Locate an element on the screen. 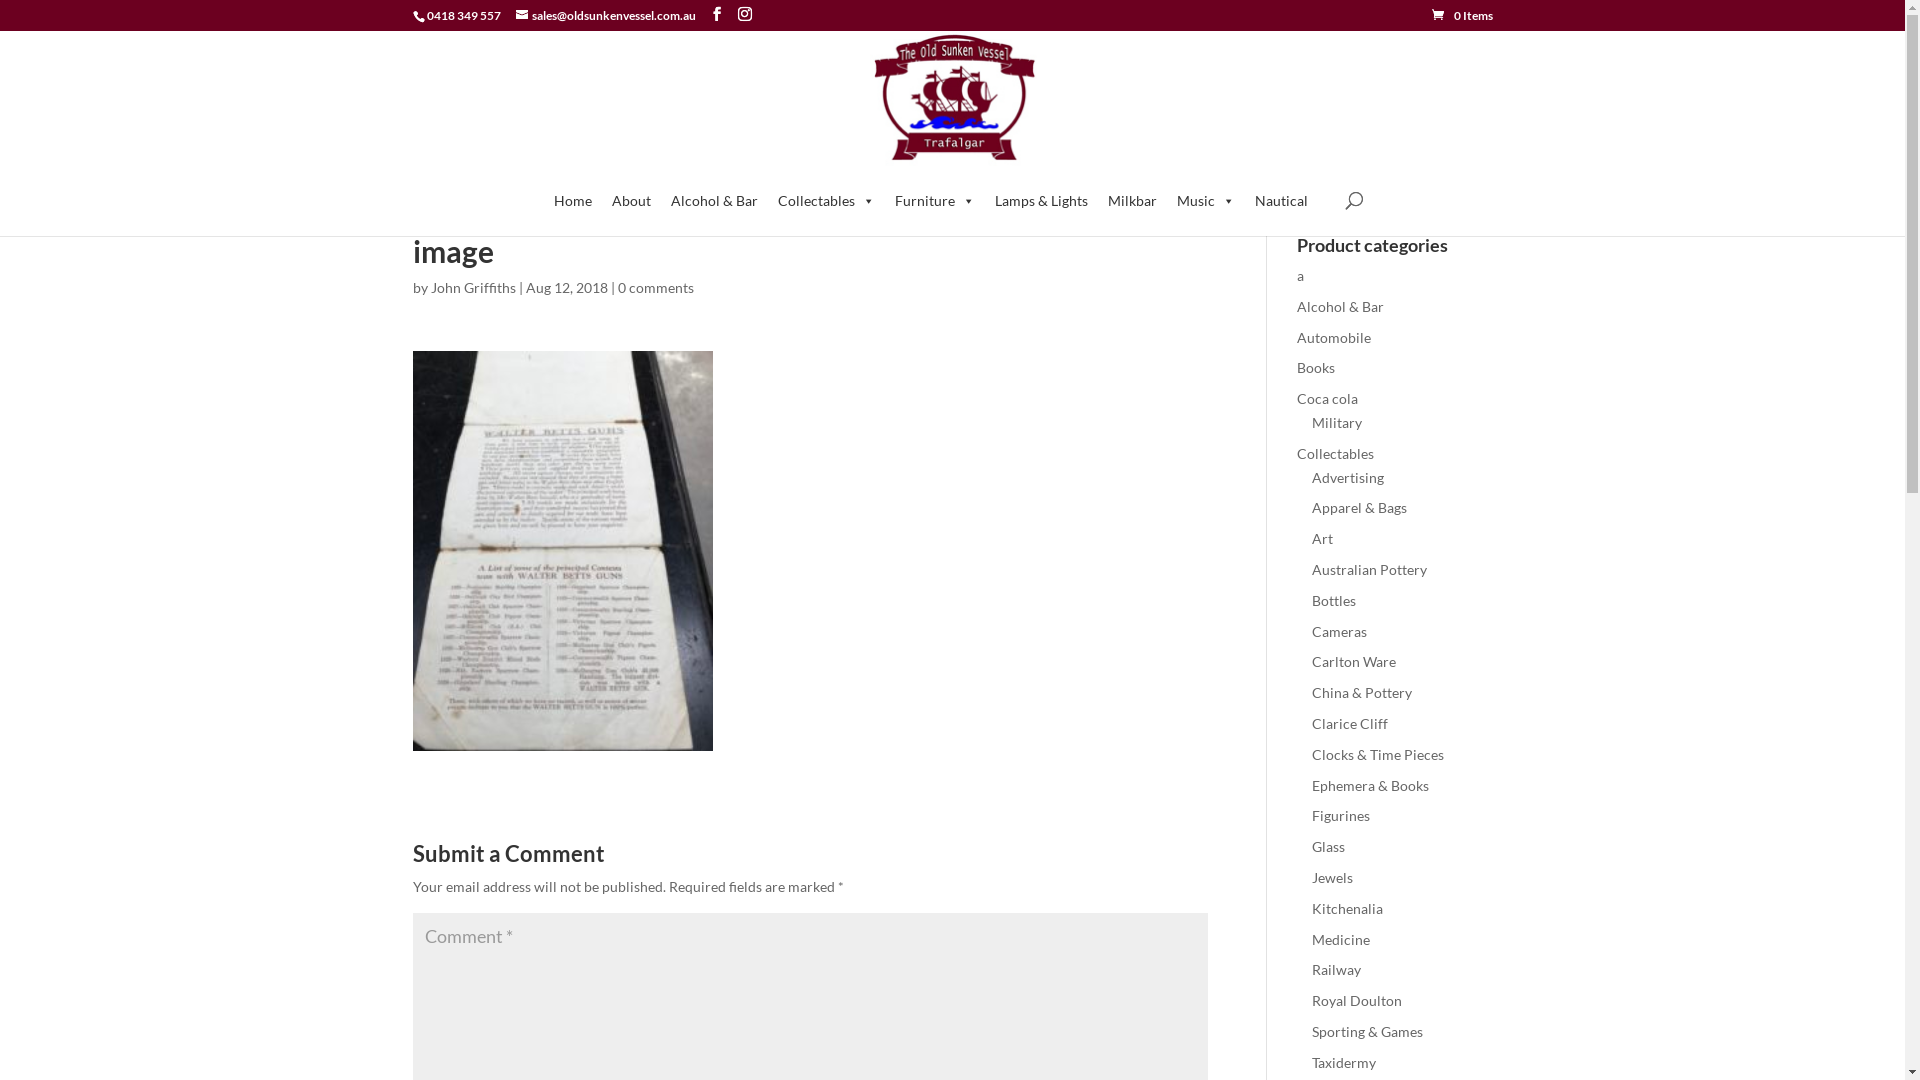  'Clarice Cliff' is located at coordinates (1311, 723).